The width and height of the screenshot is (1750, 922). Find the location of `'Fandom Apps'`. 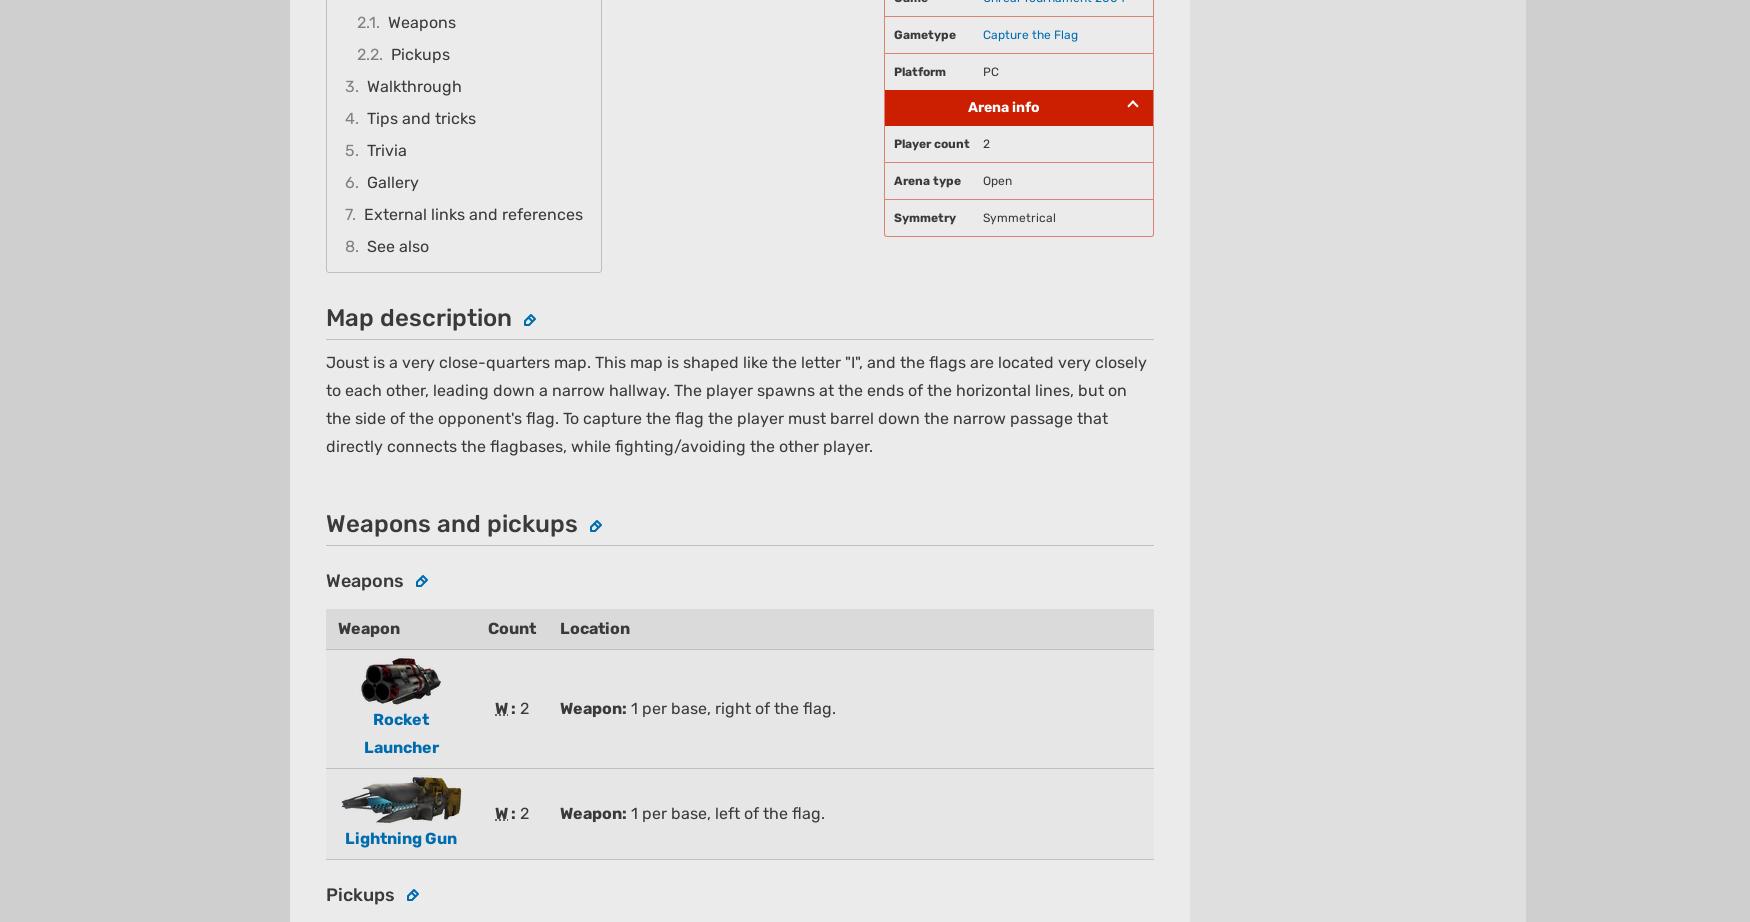

'Fandom Apps' is located at coordinates (1168, 789).